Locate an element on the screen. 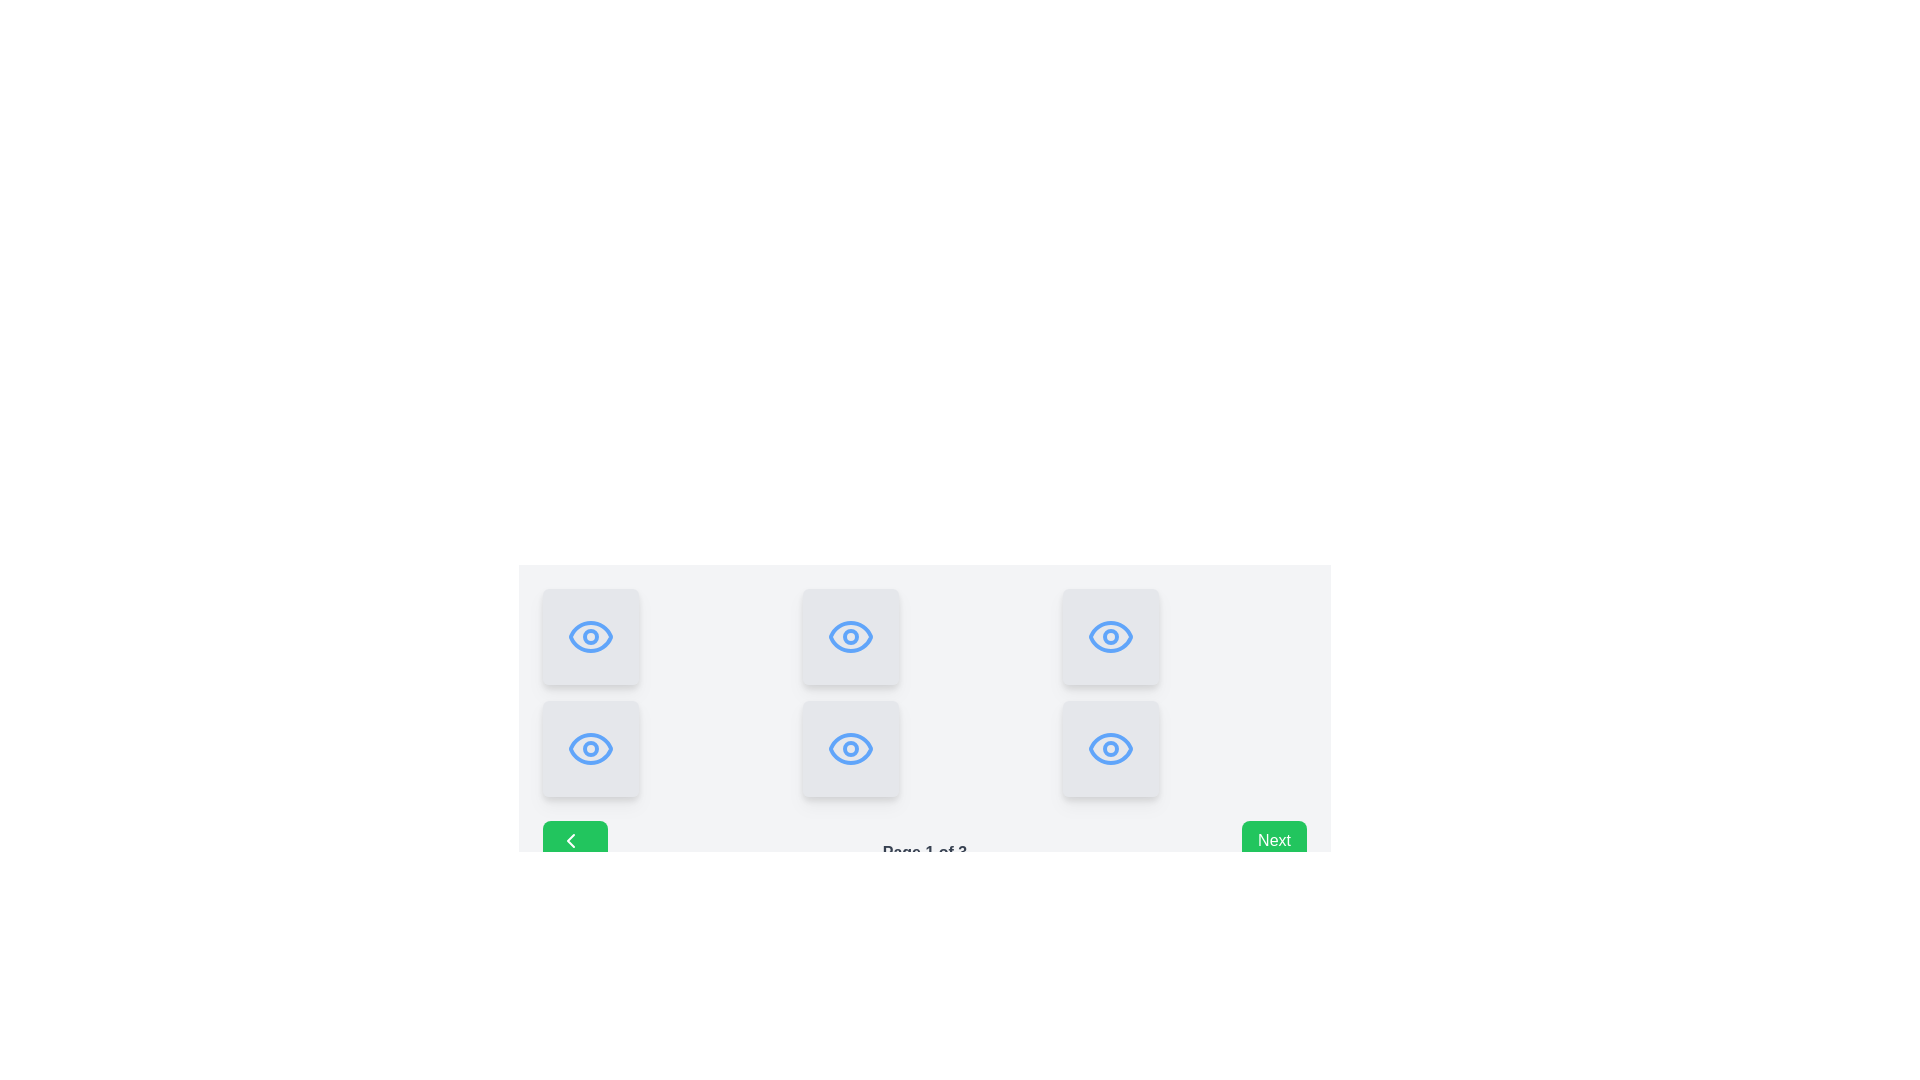  the eye icon with a blue stroke is located at coordinates (850, 748).